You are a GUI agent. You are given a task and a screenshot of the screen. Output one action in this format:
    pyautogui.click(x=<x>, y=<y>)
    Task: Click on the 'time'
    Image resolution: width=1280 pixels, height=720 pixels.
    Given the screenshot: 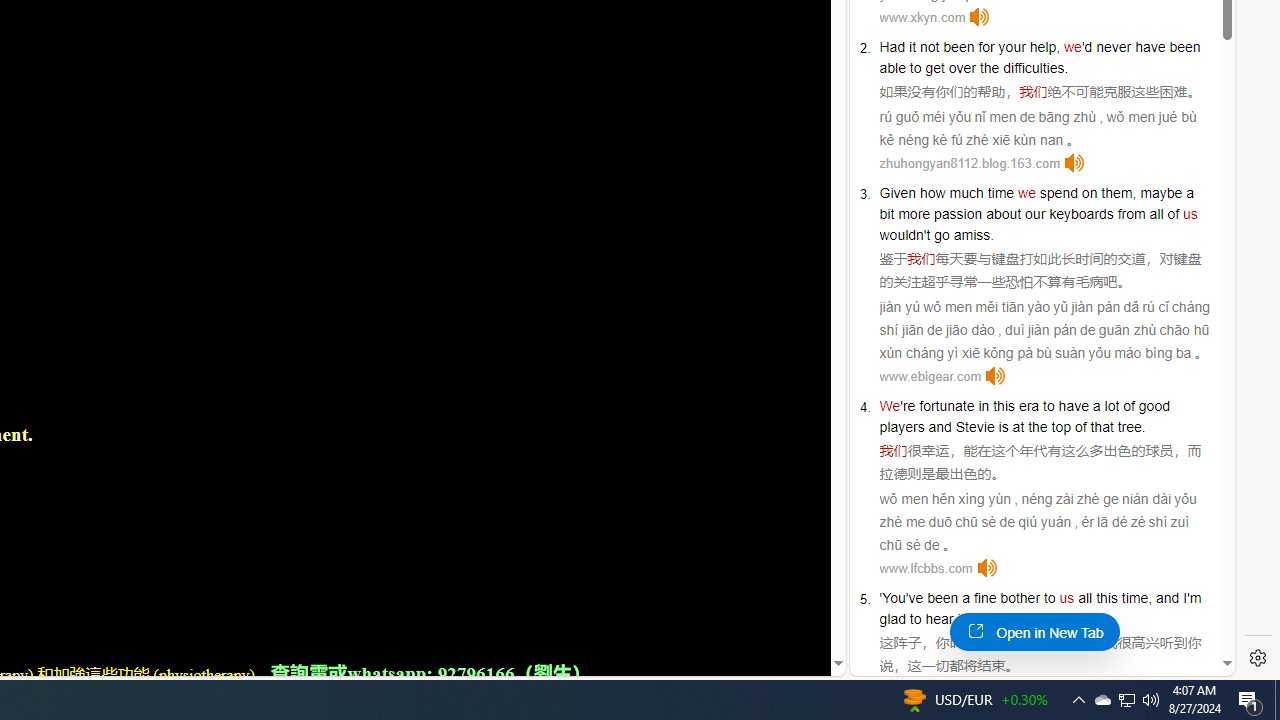 What is the action you would take?
    pyautogui.click(x=1000, y=192)
    